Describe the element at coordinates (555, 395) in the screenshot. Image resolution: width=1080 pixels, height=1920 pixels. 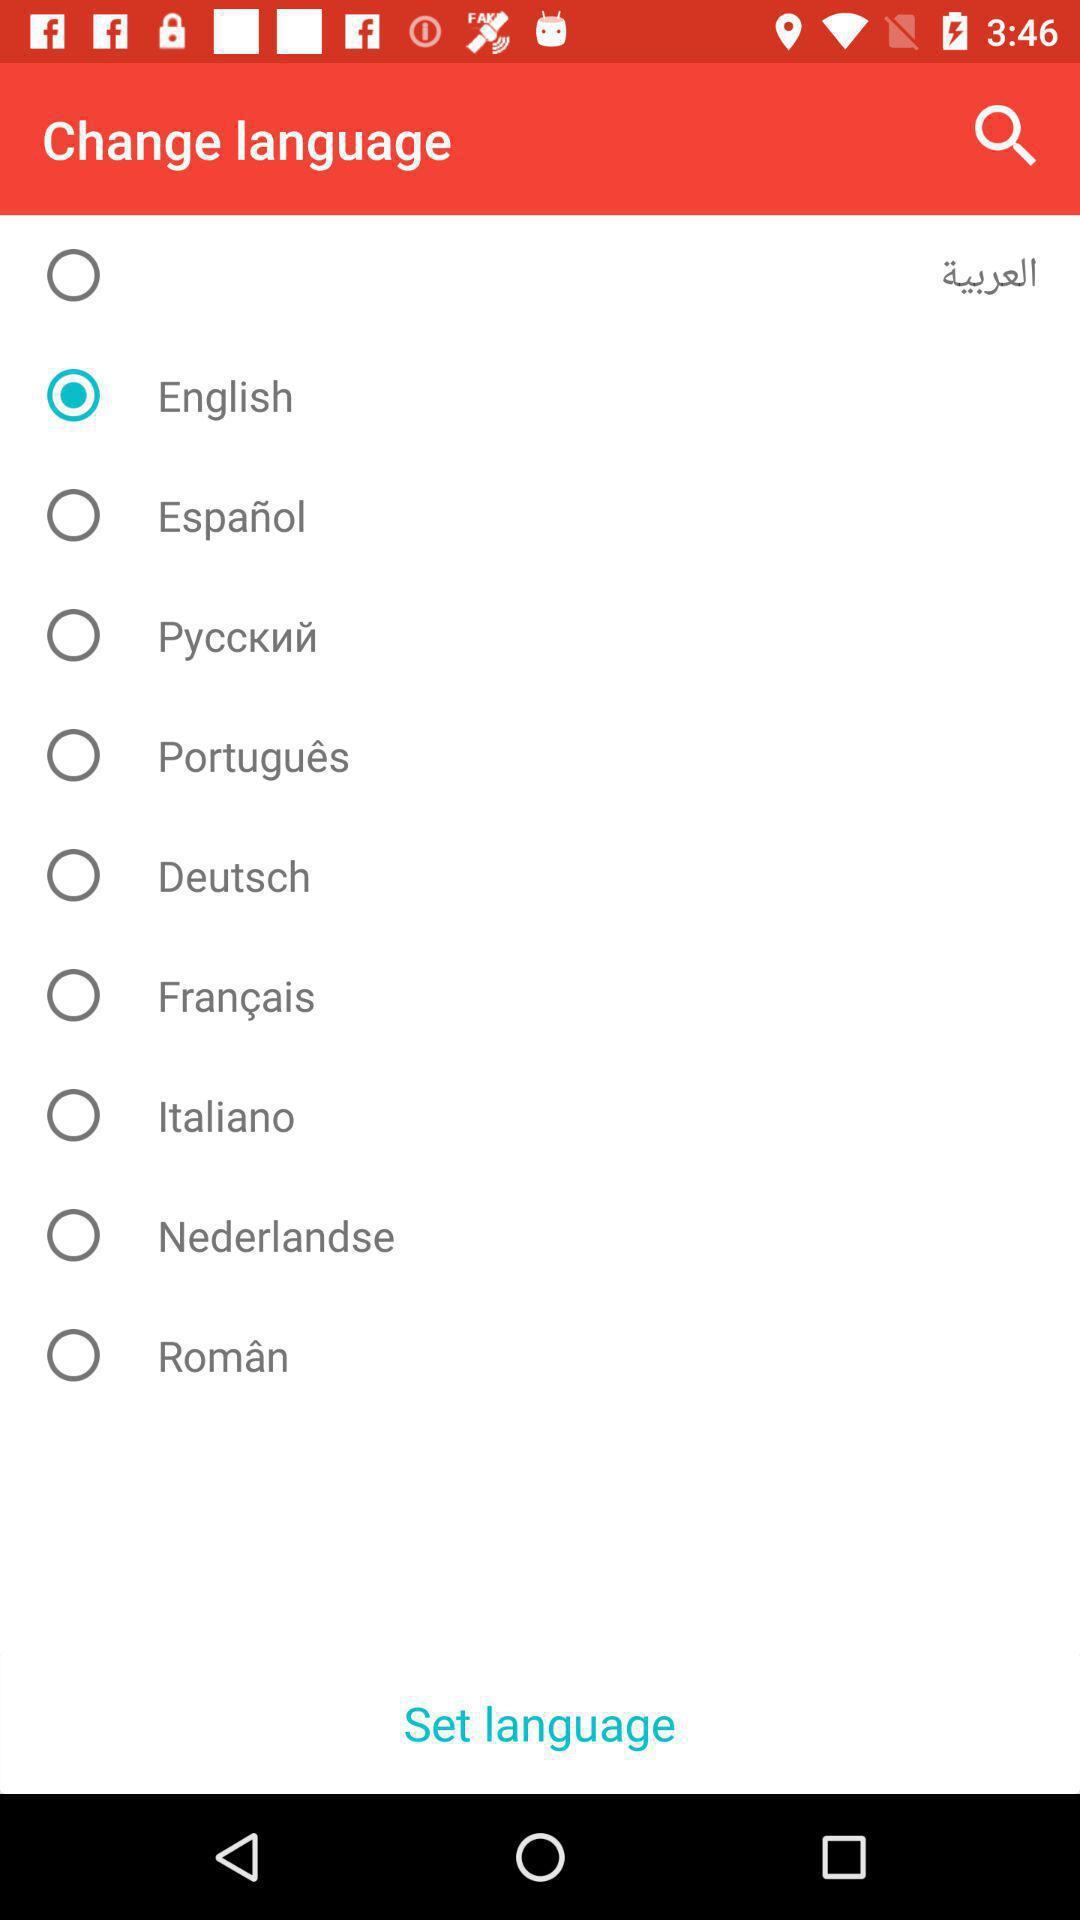
I see `the english` at that location.